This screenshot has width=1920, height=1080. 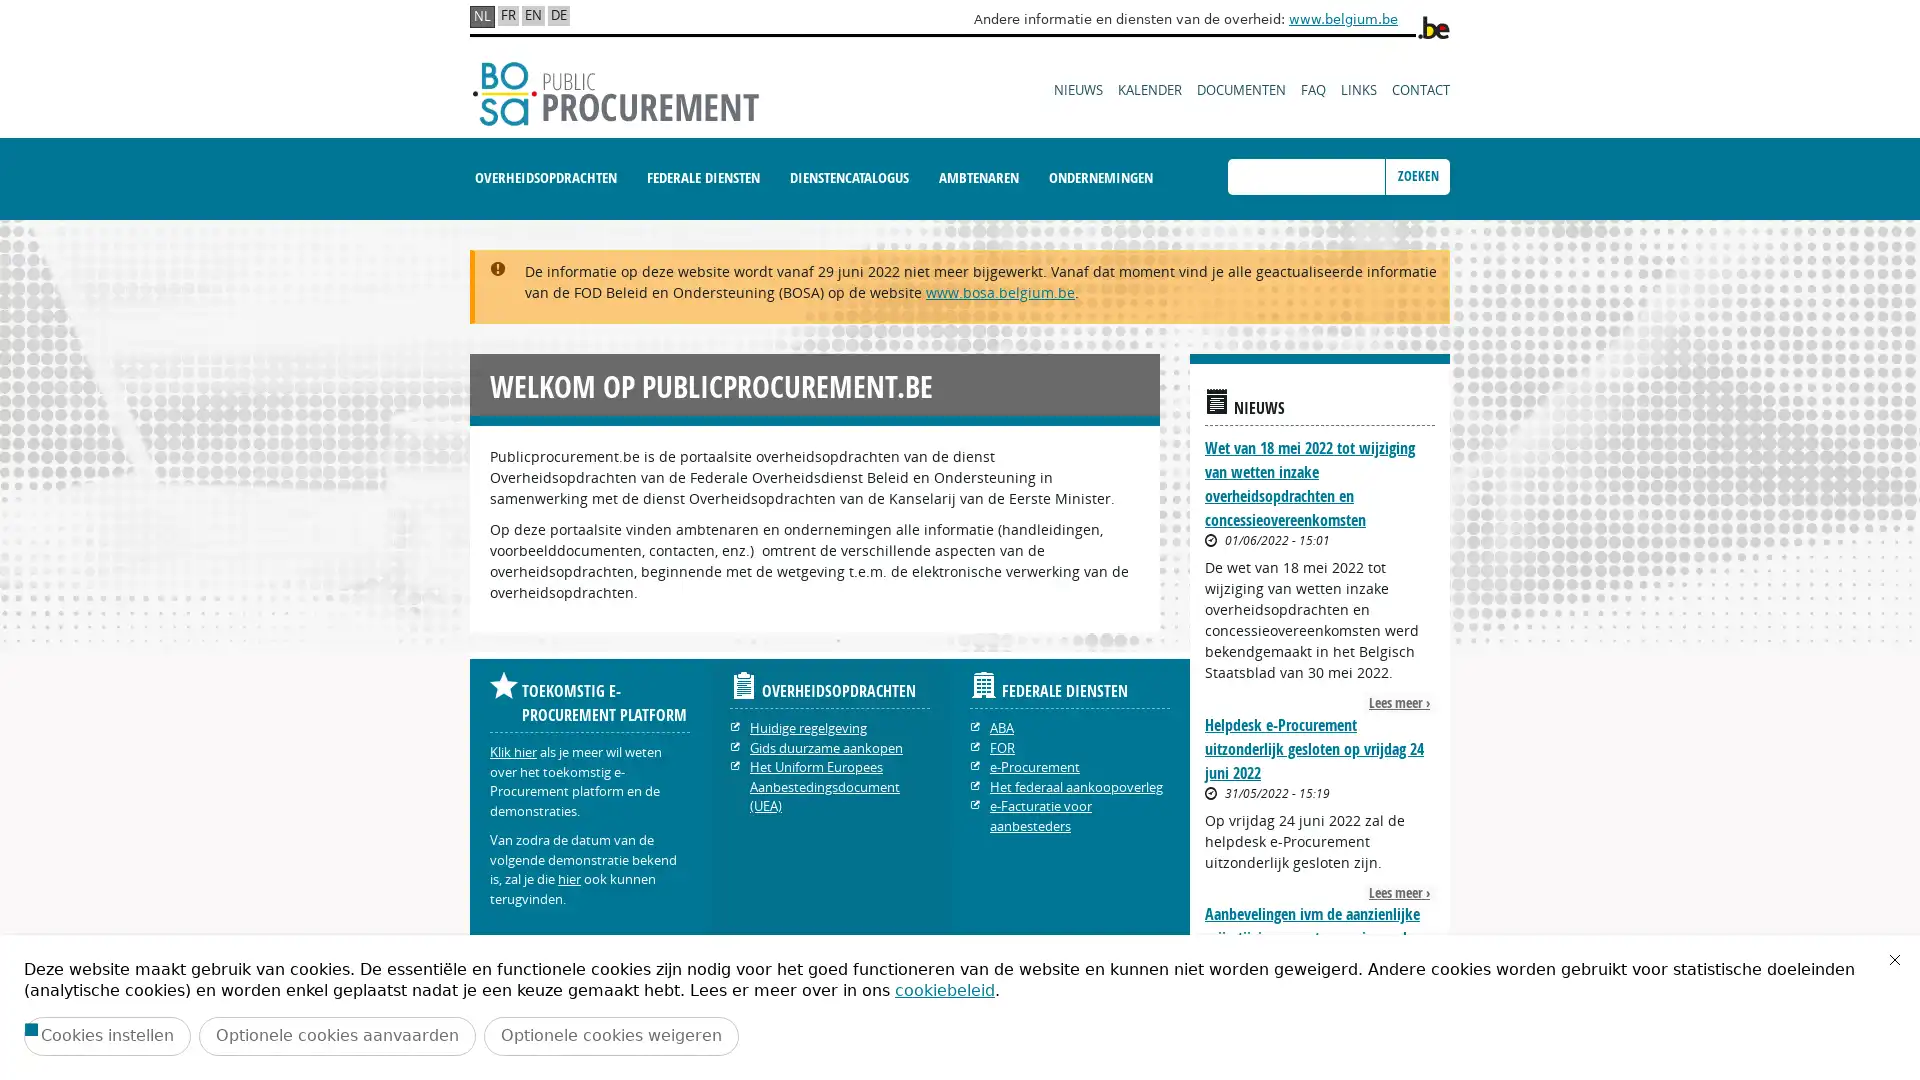 What do you see at coordinates (1416, 176) in the screenshot?
I see `Zoeken` at bounding box center [1416, 176].